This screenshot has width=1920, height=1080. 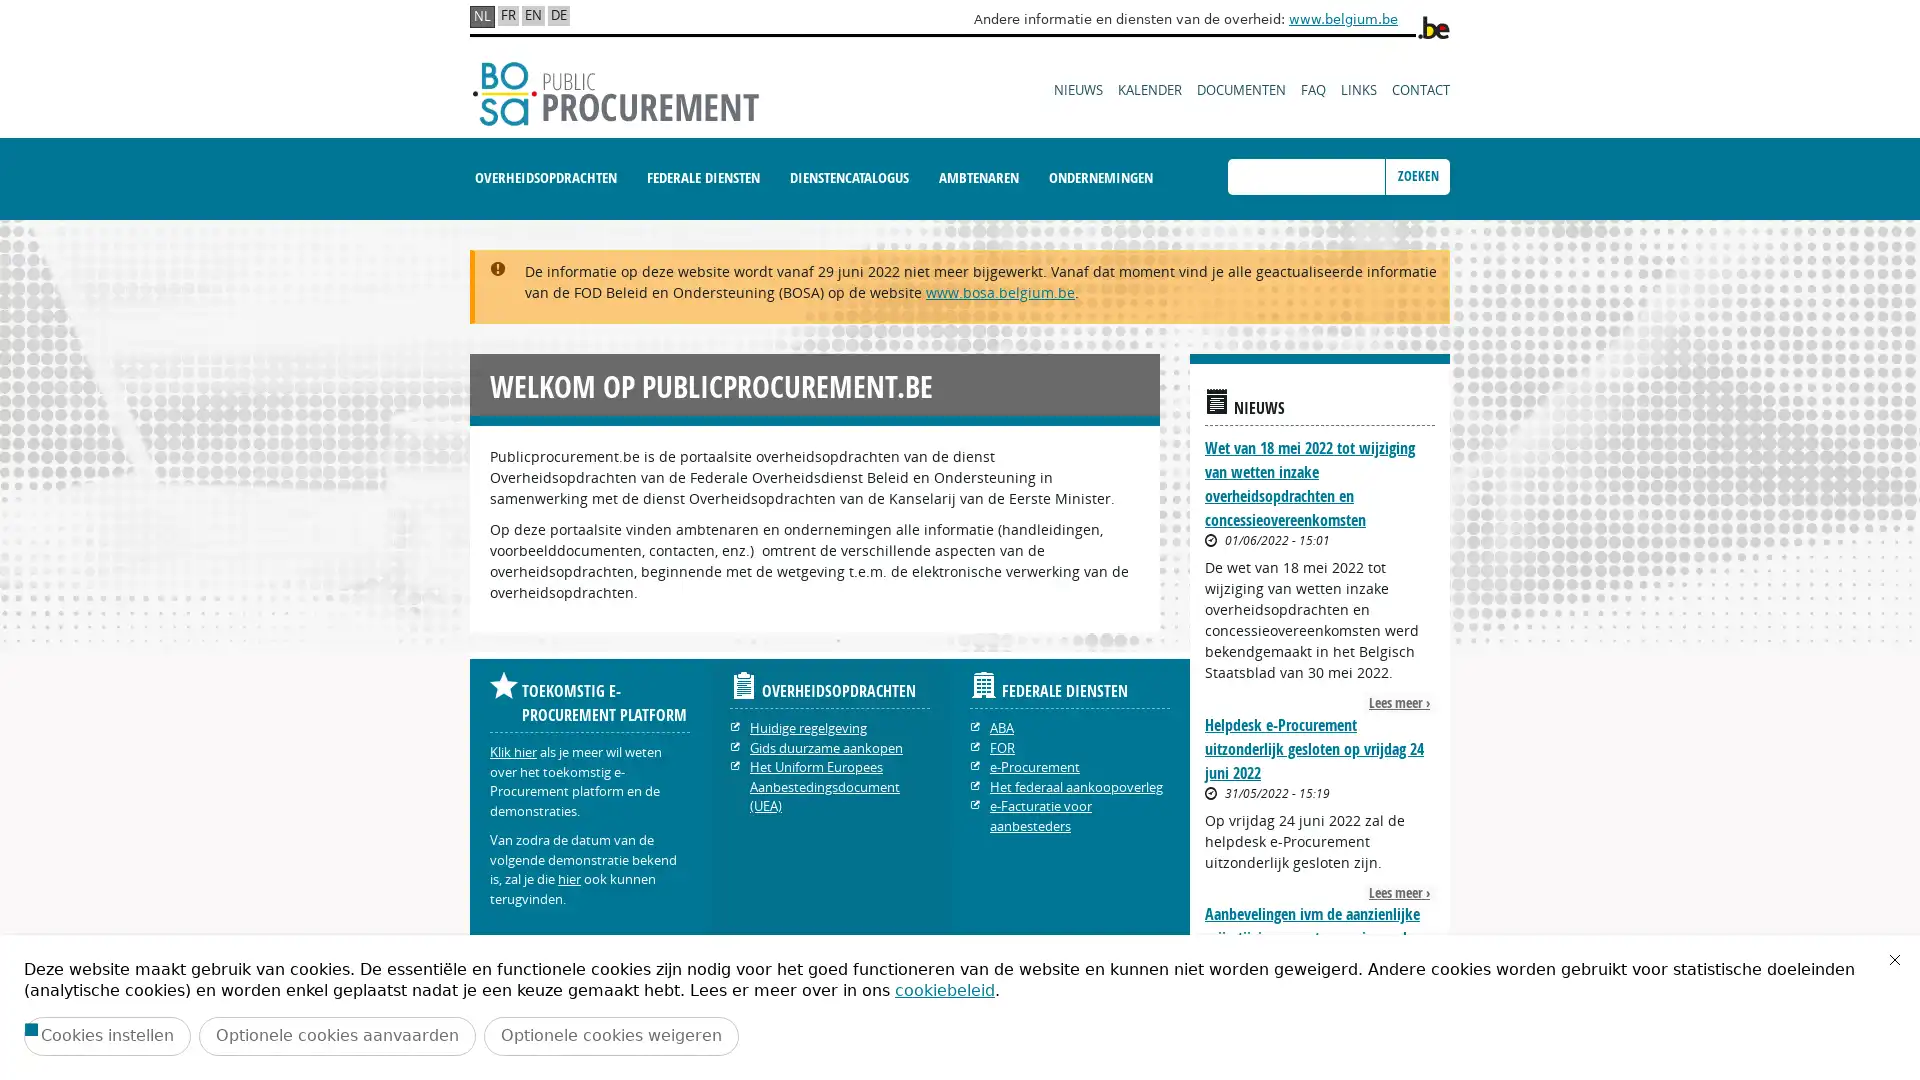 What do you see at coordinates (1416, 176) in the screenshot?
I see `Zoeken` at bounding box center [1416, 176].